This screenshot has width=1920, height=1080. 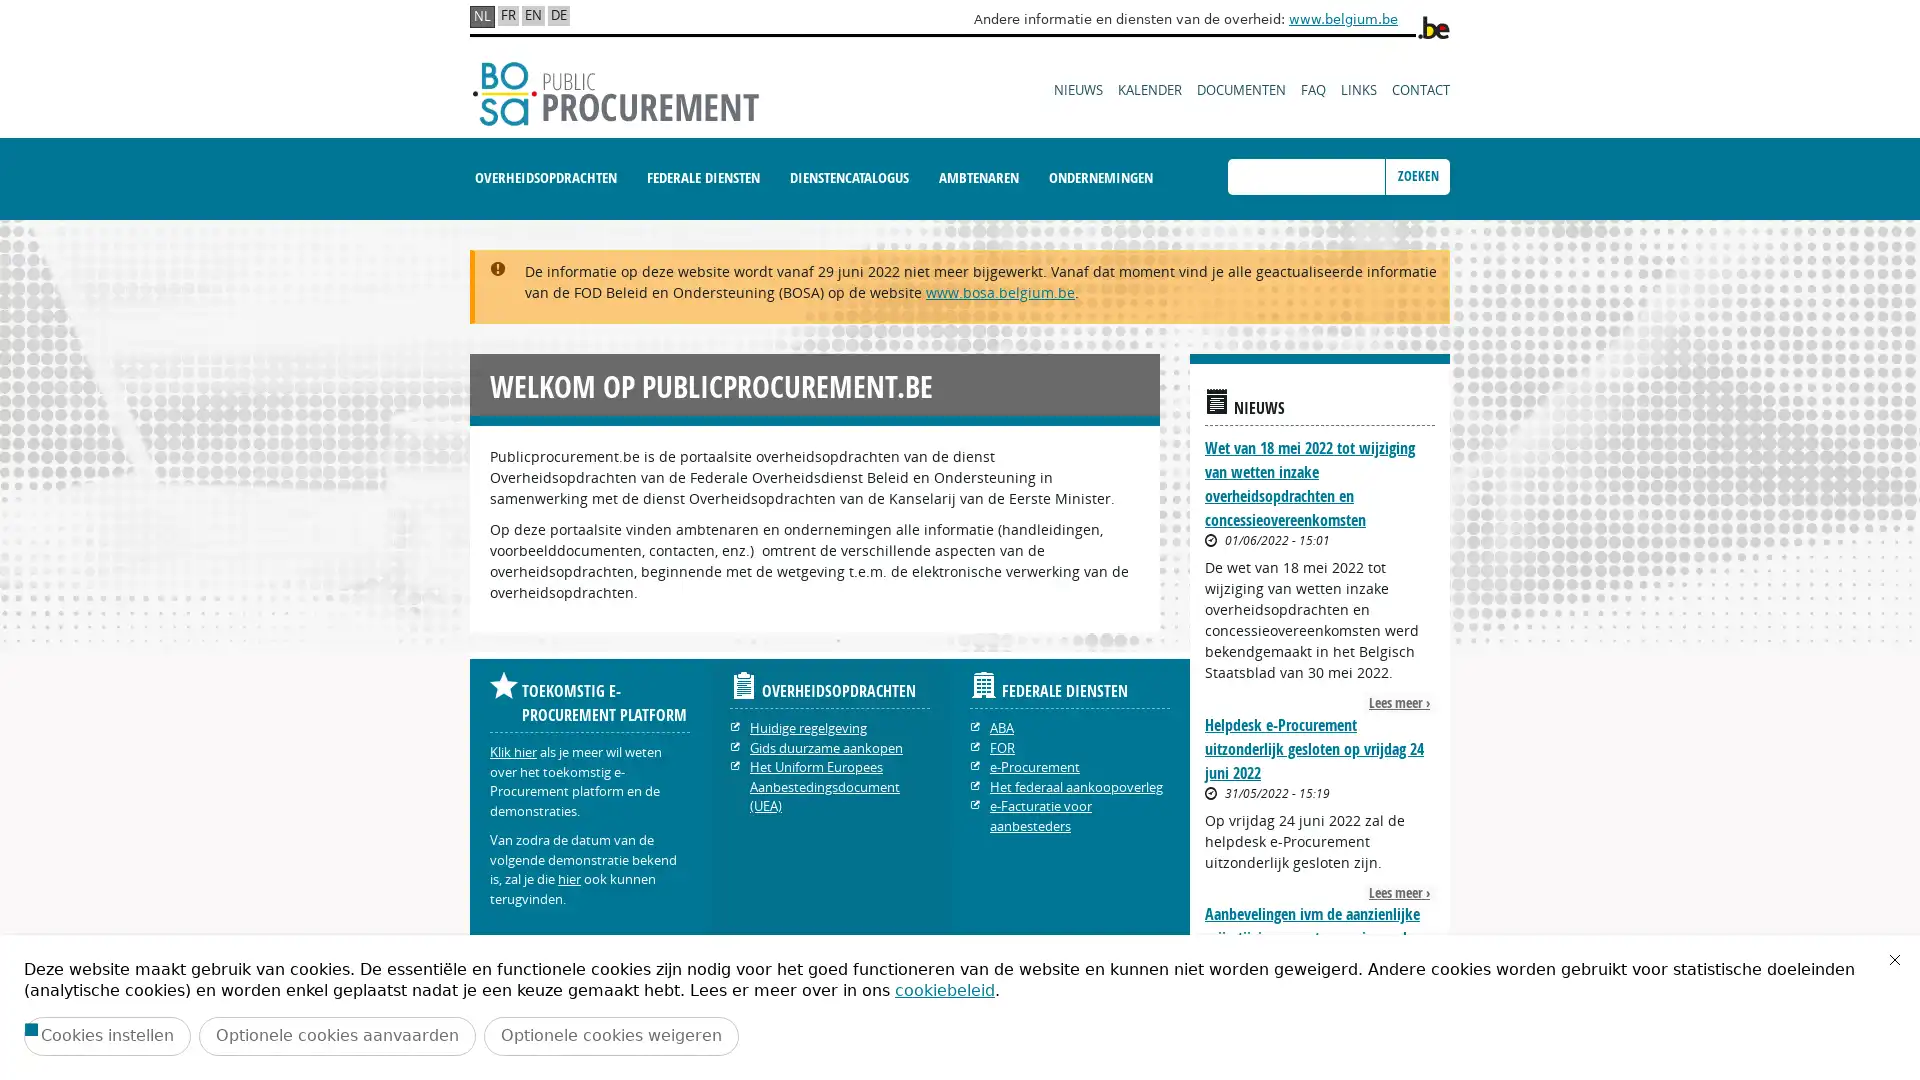 What do you see at coordinates (1416, 176) in the screenshot?
I see `Zoeken` at bounding box center [1416, 176].